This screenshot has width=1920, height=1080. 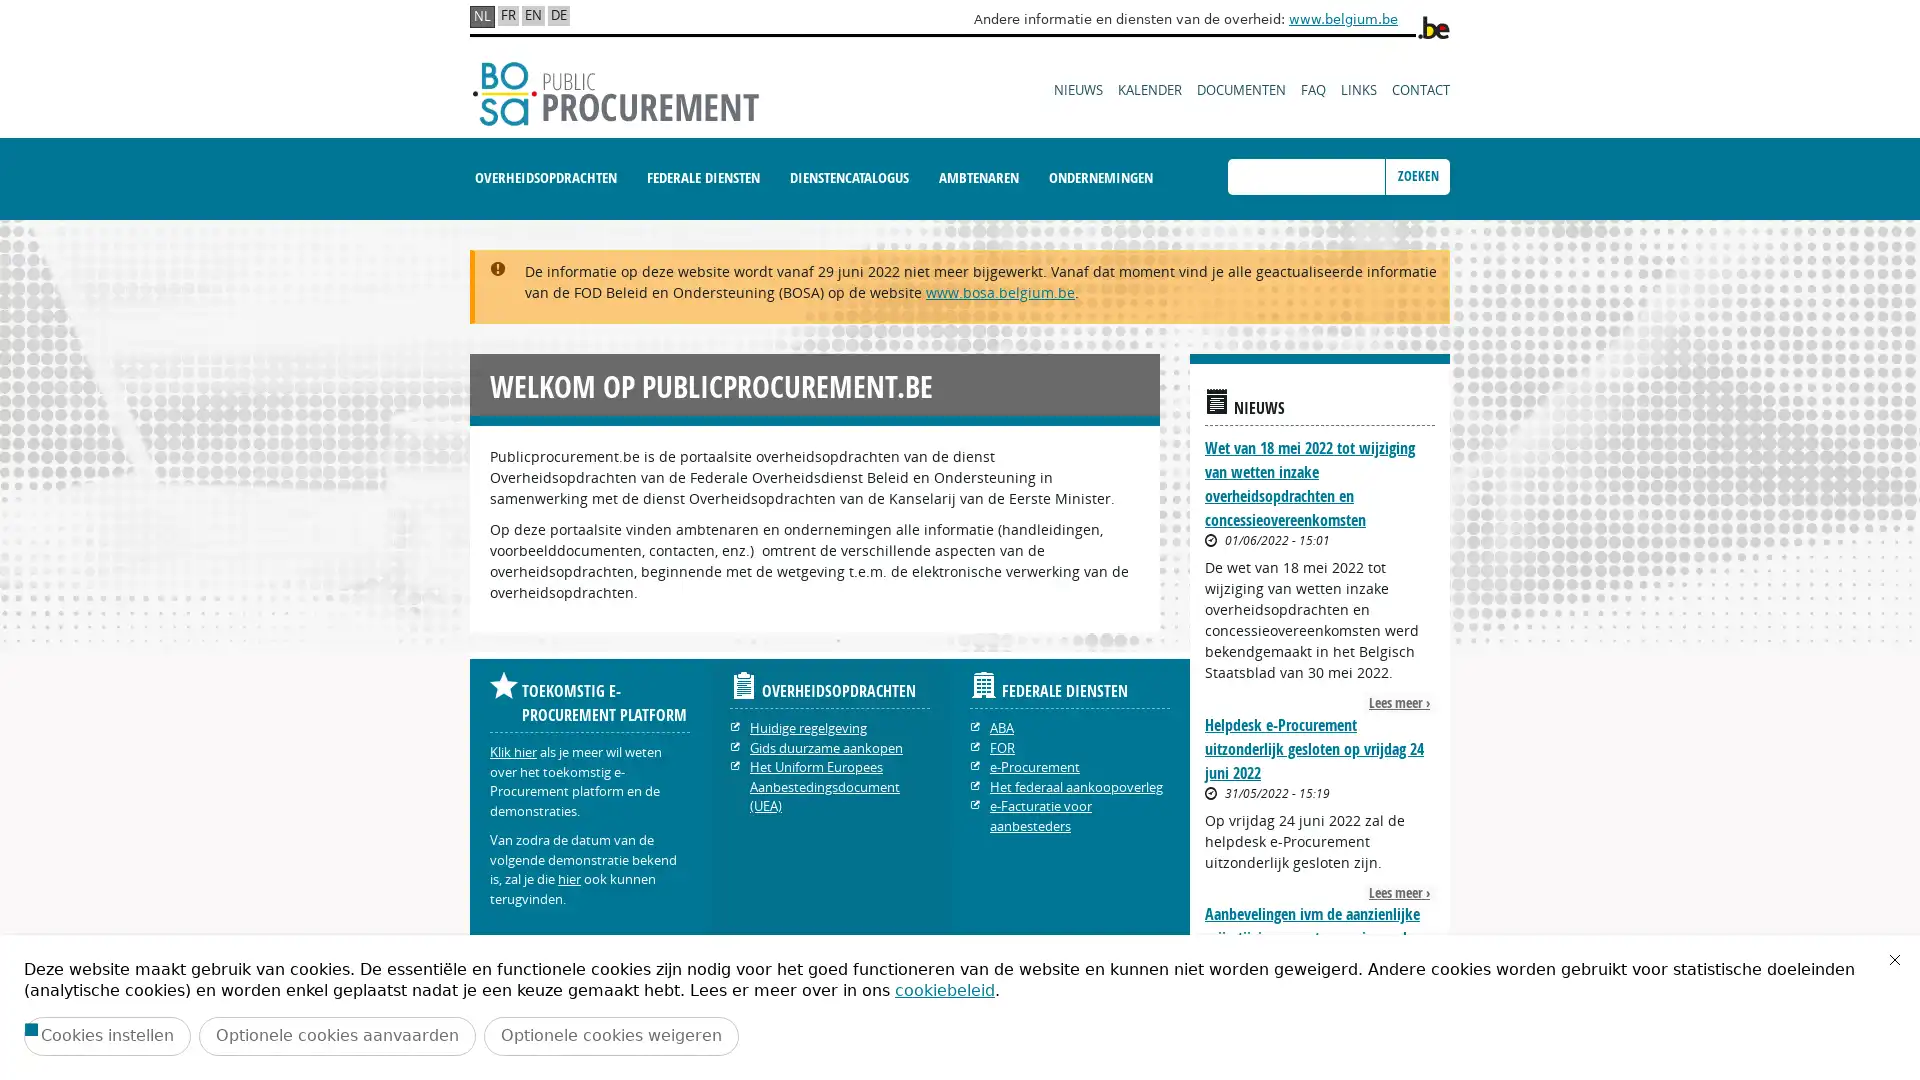 What do you see at coordinates (1416, 176) in the screenshot?
I see `Zoeken` at bounding box center [1416, 176].